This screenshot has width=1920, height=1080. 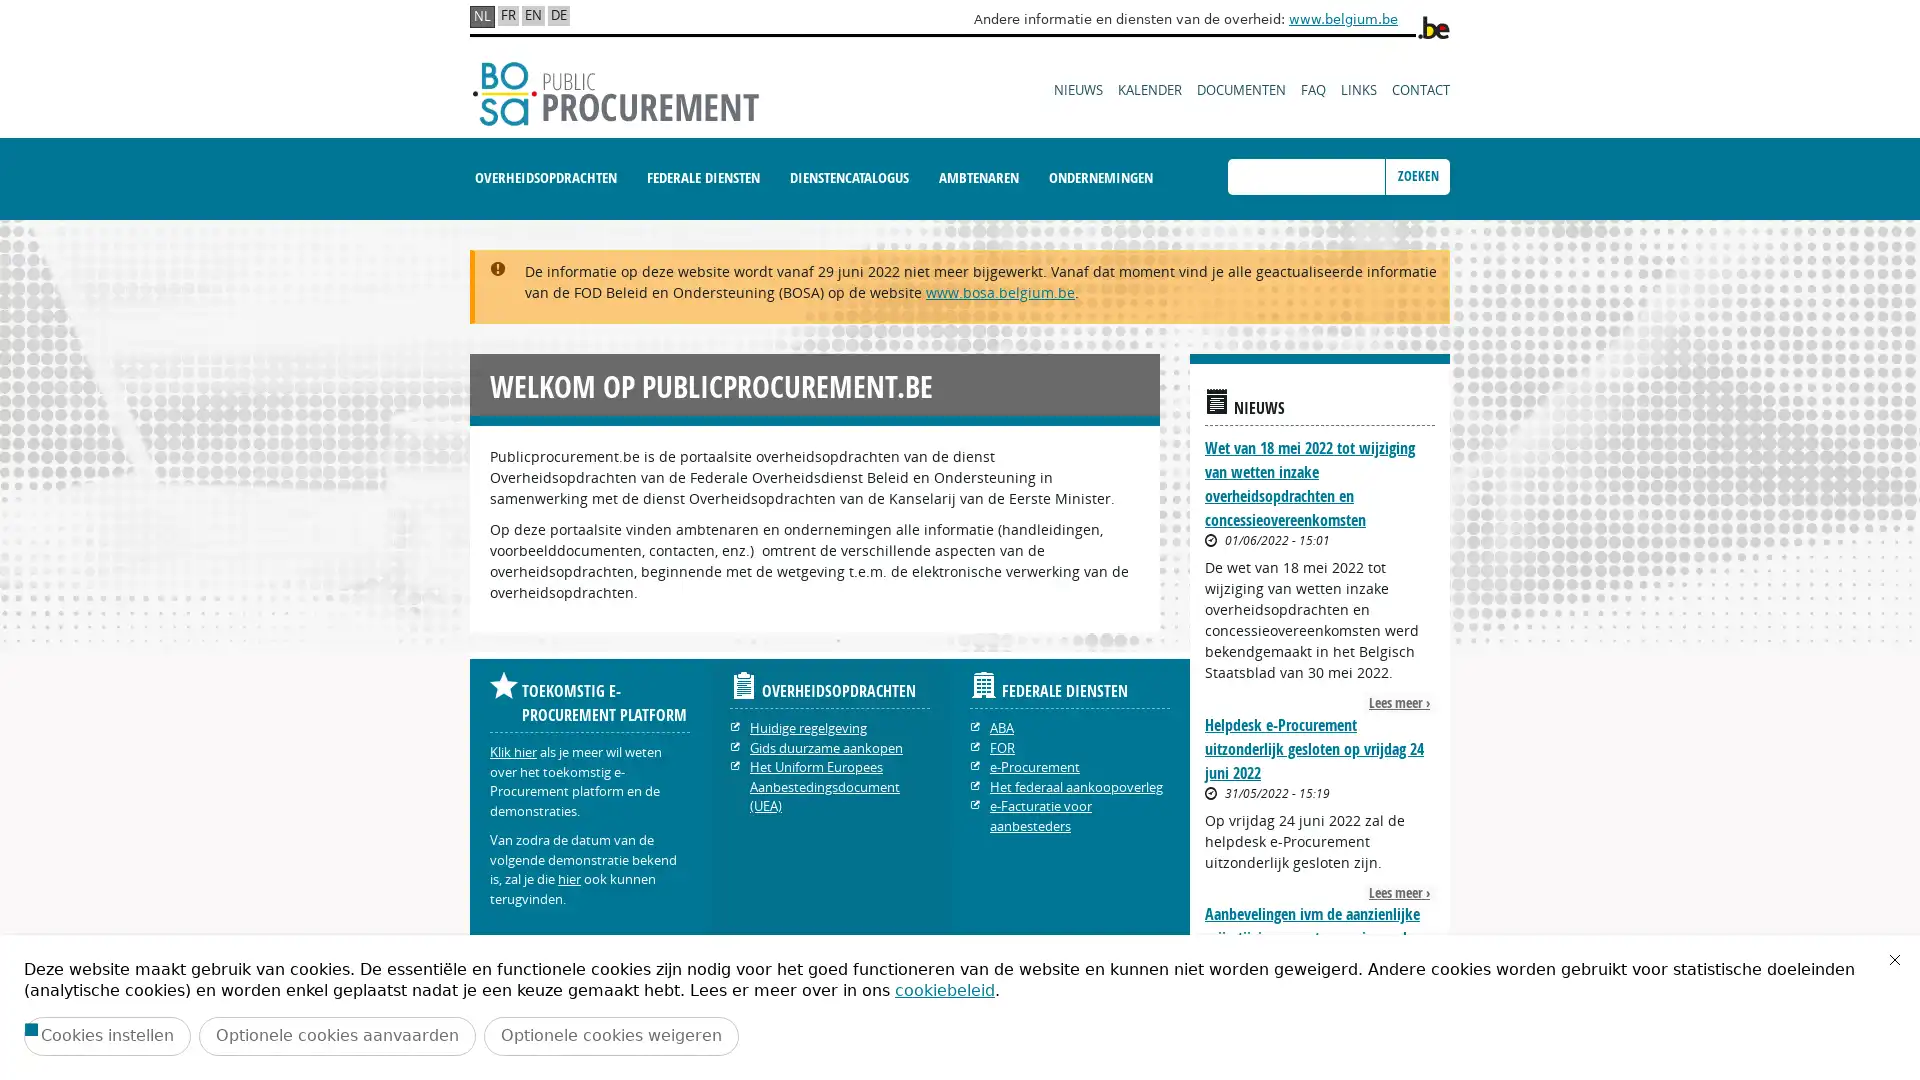 What do you see at coordinates (1416, 176) in the screenshot?
I see `Zoeken` at bounding box center [1416, 176].